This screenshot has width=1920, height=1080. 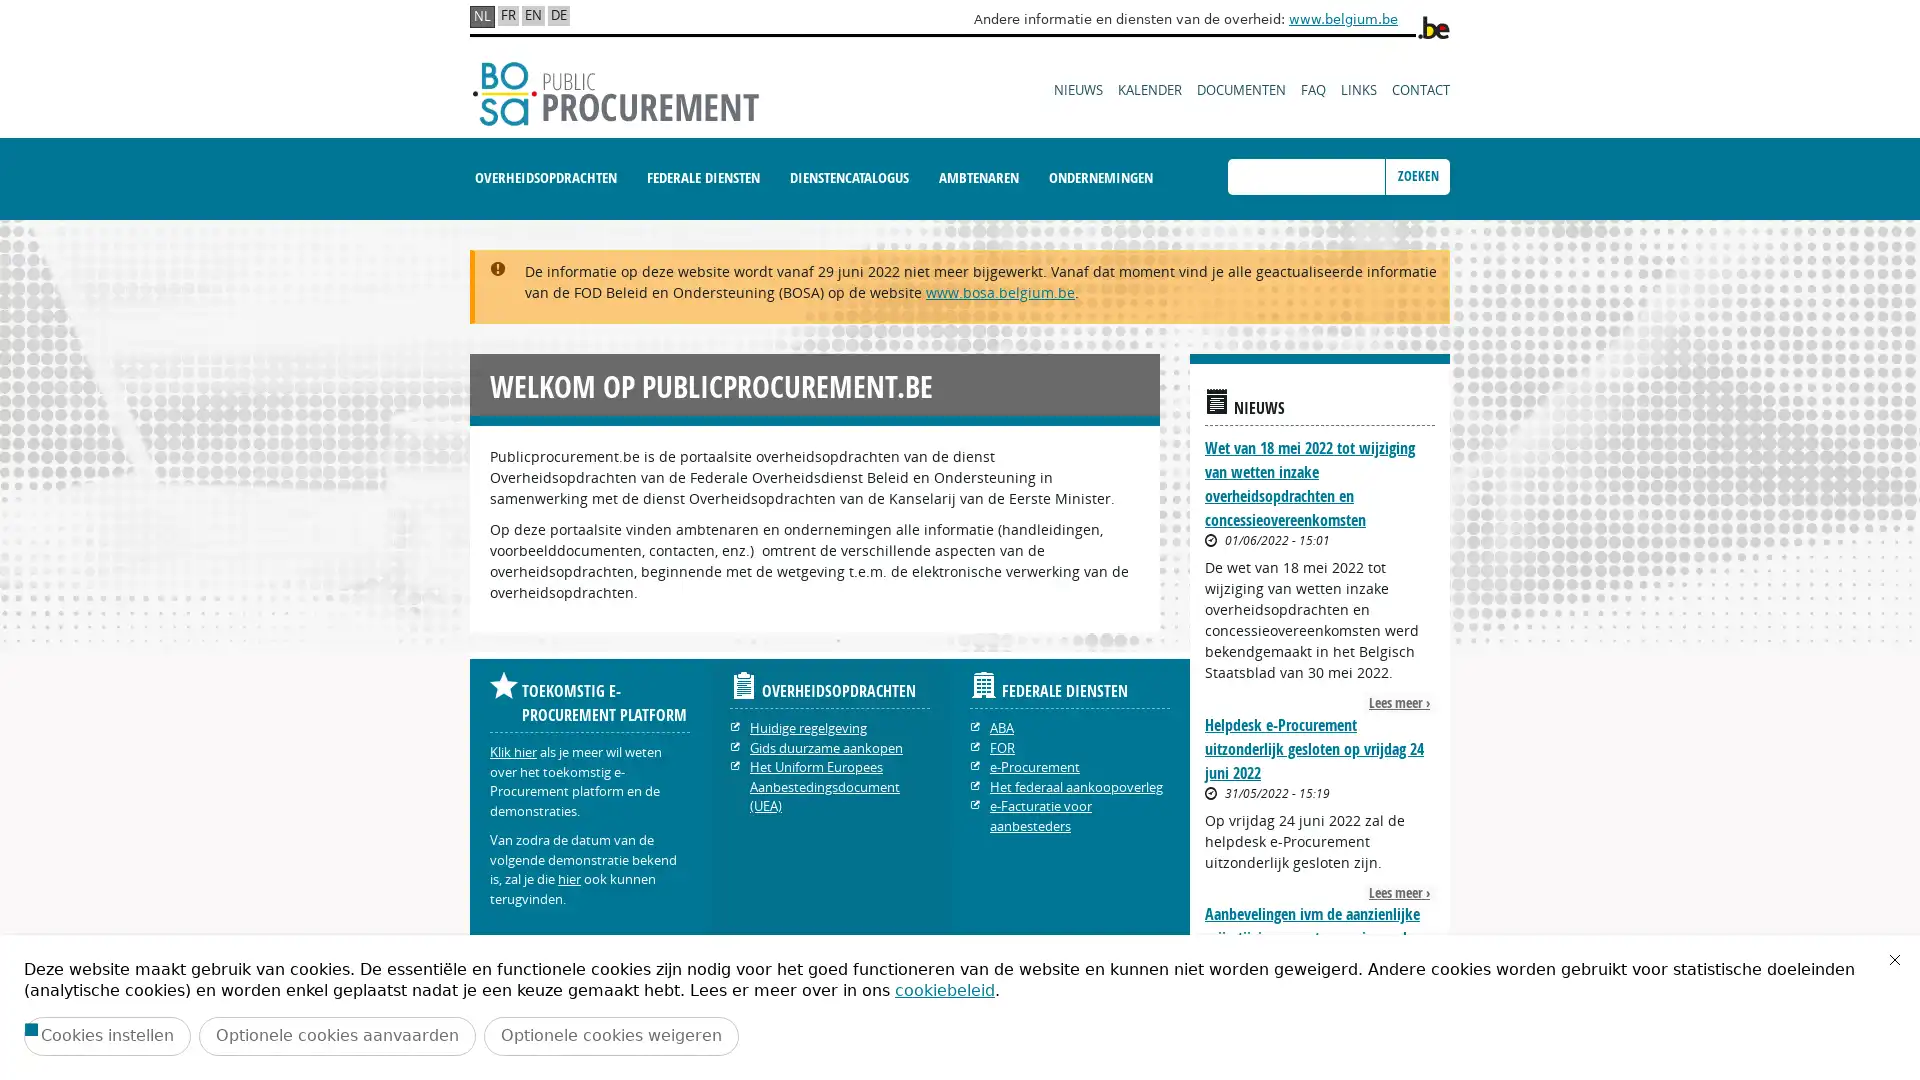 What do you see at coordinates (1416, 176) in the screenshot?
I see `Zoeken` at bounding box center [1416, 176].